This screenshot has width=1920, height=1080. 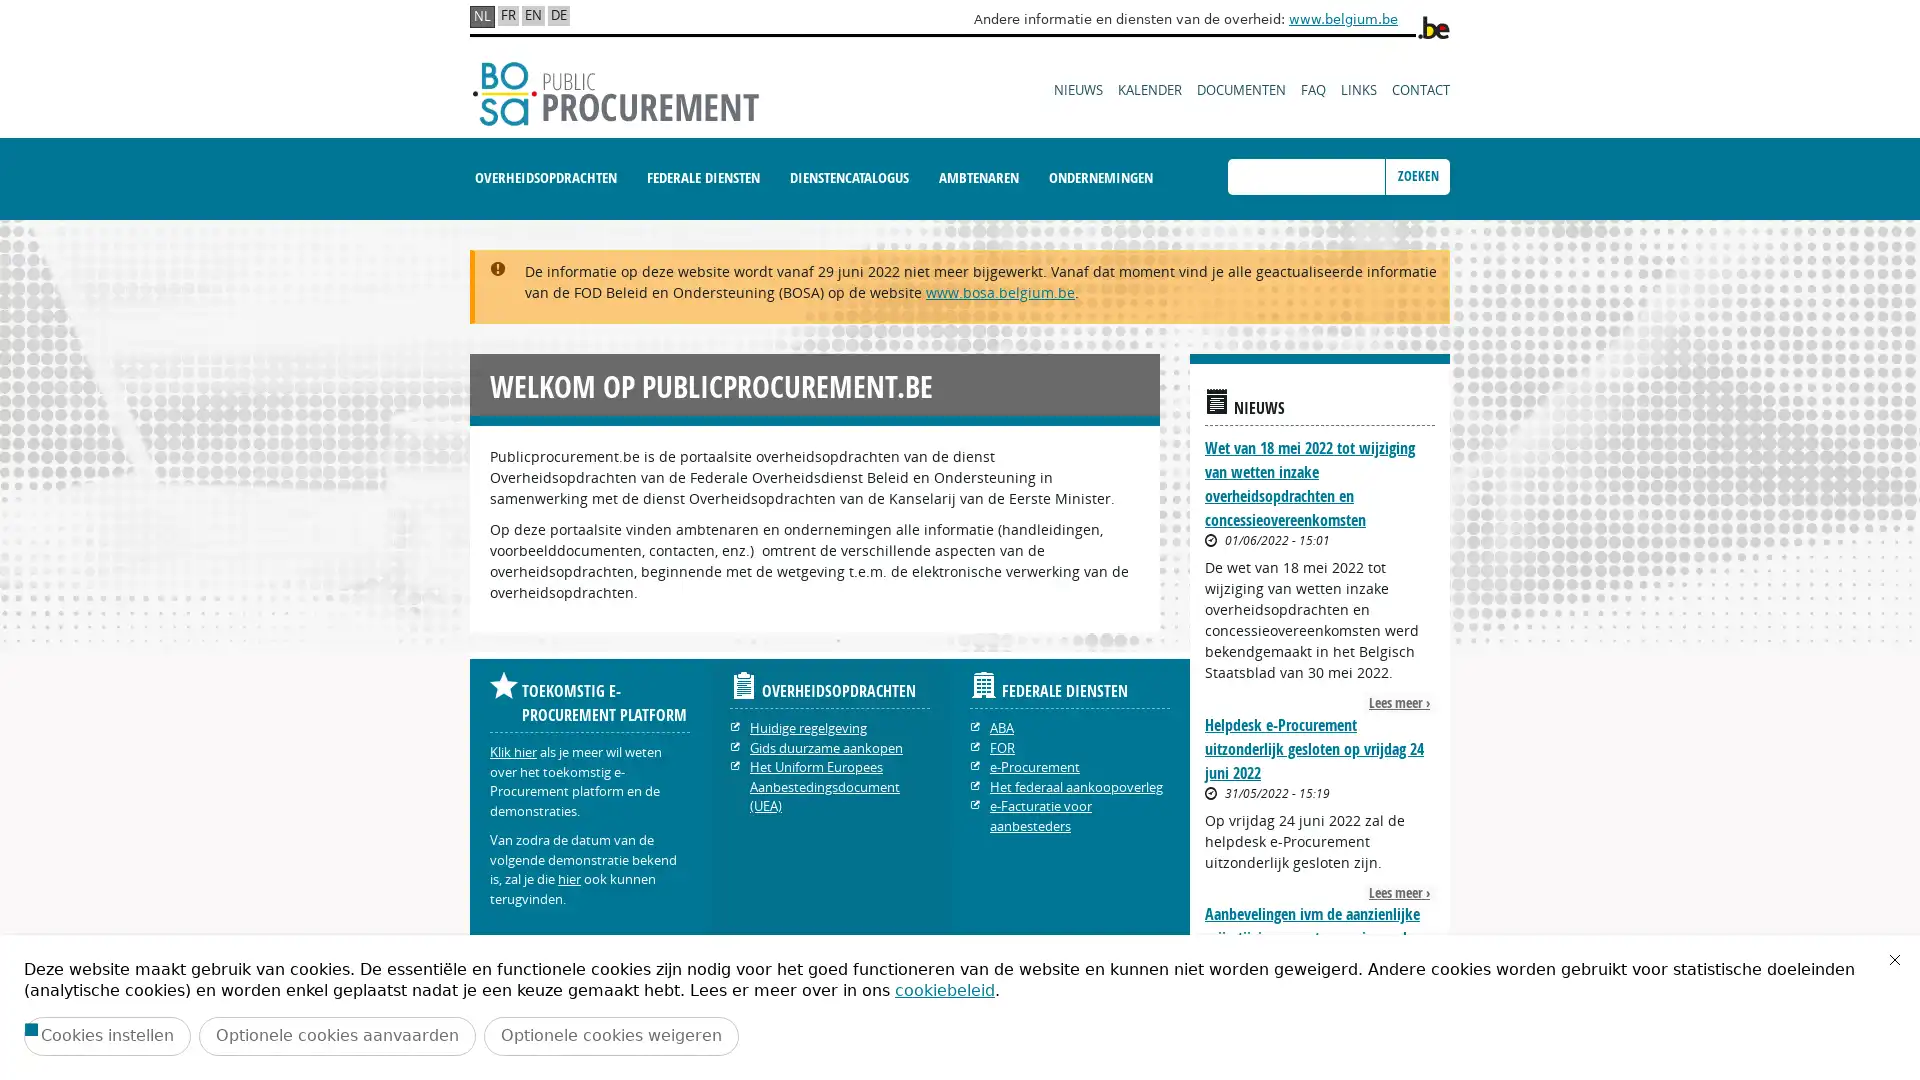 What do you see at coordinates (1416, 176) in the screenshot?
I see `Zoeken` at bounding box center [1416, 176].